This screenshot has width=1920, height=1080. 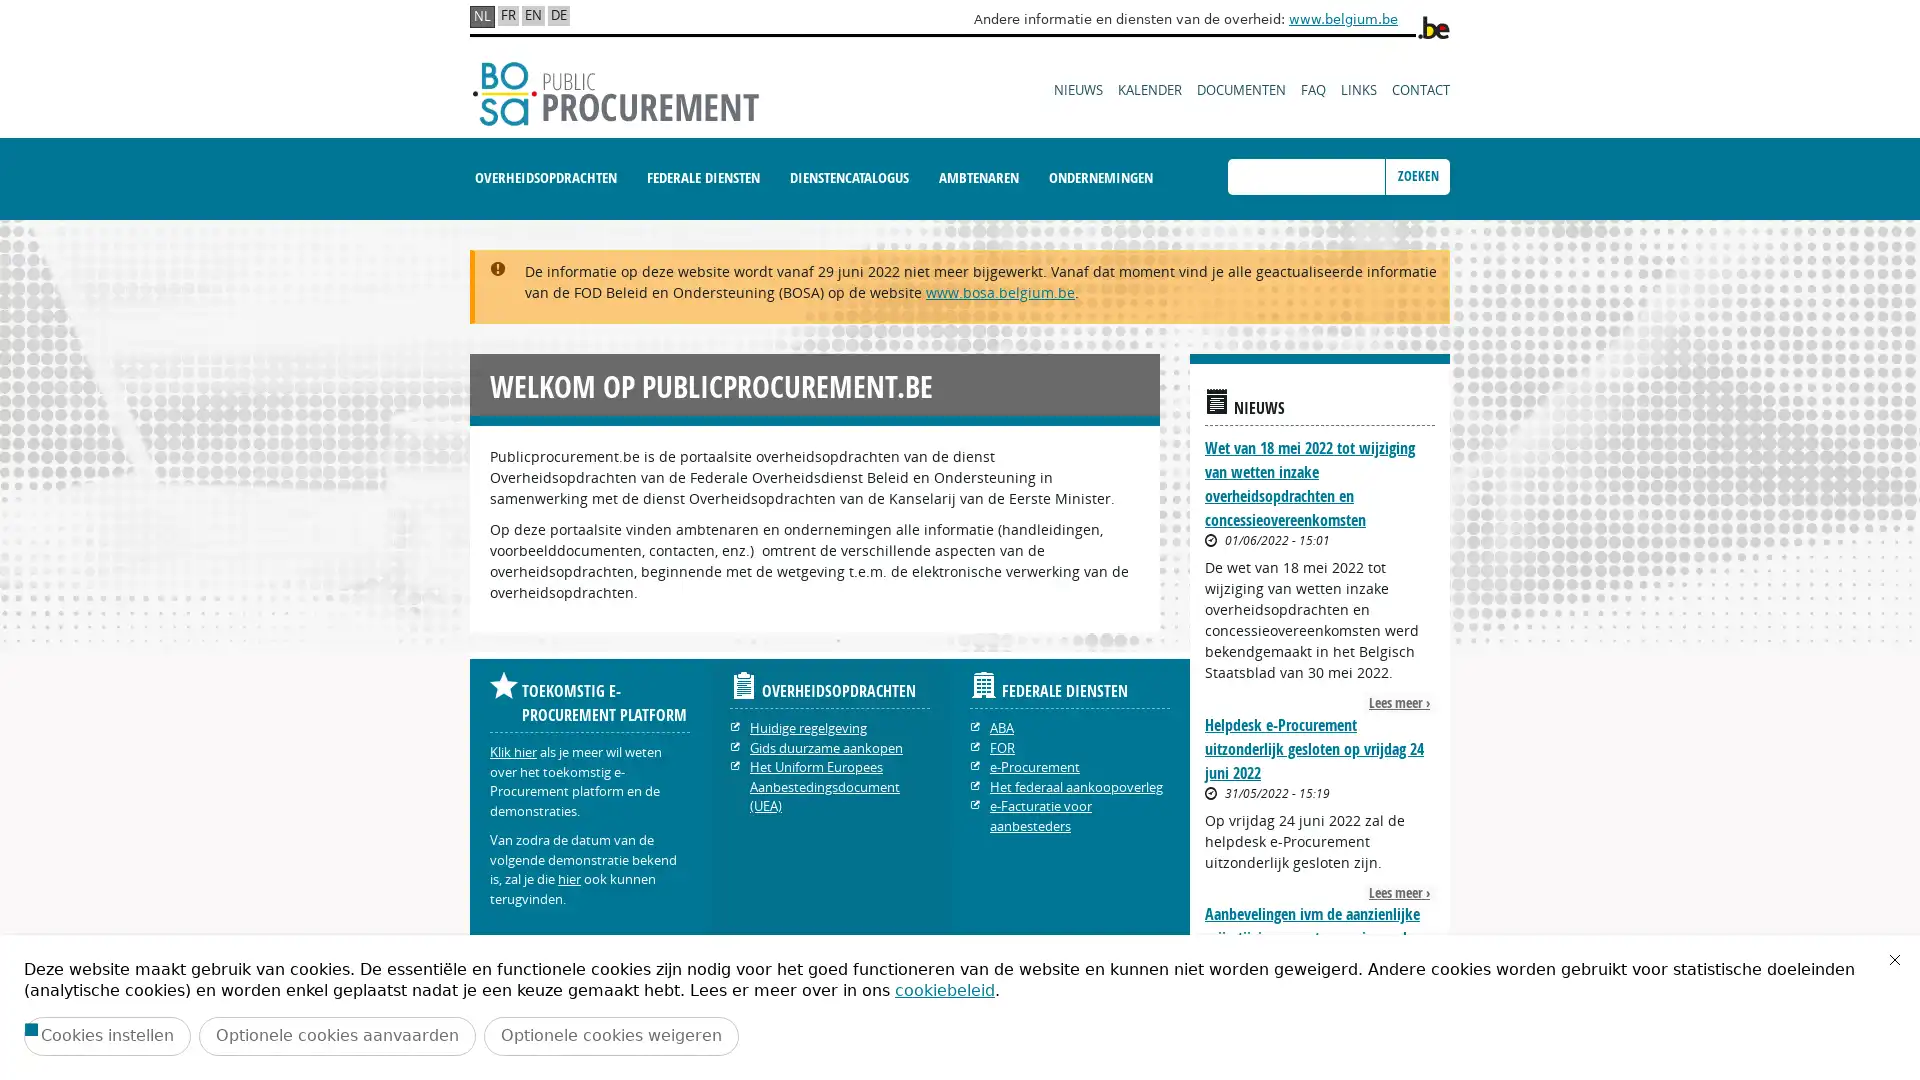 What do you see at coordinates (1416, 176) in the screenshot?
I see `Zoeken` at bounding box center [1416, 176].